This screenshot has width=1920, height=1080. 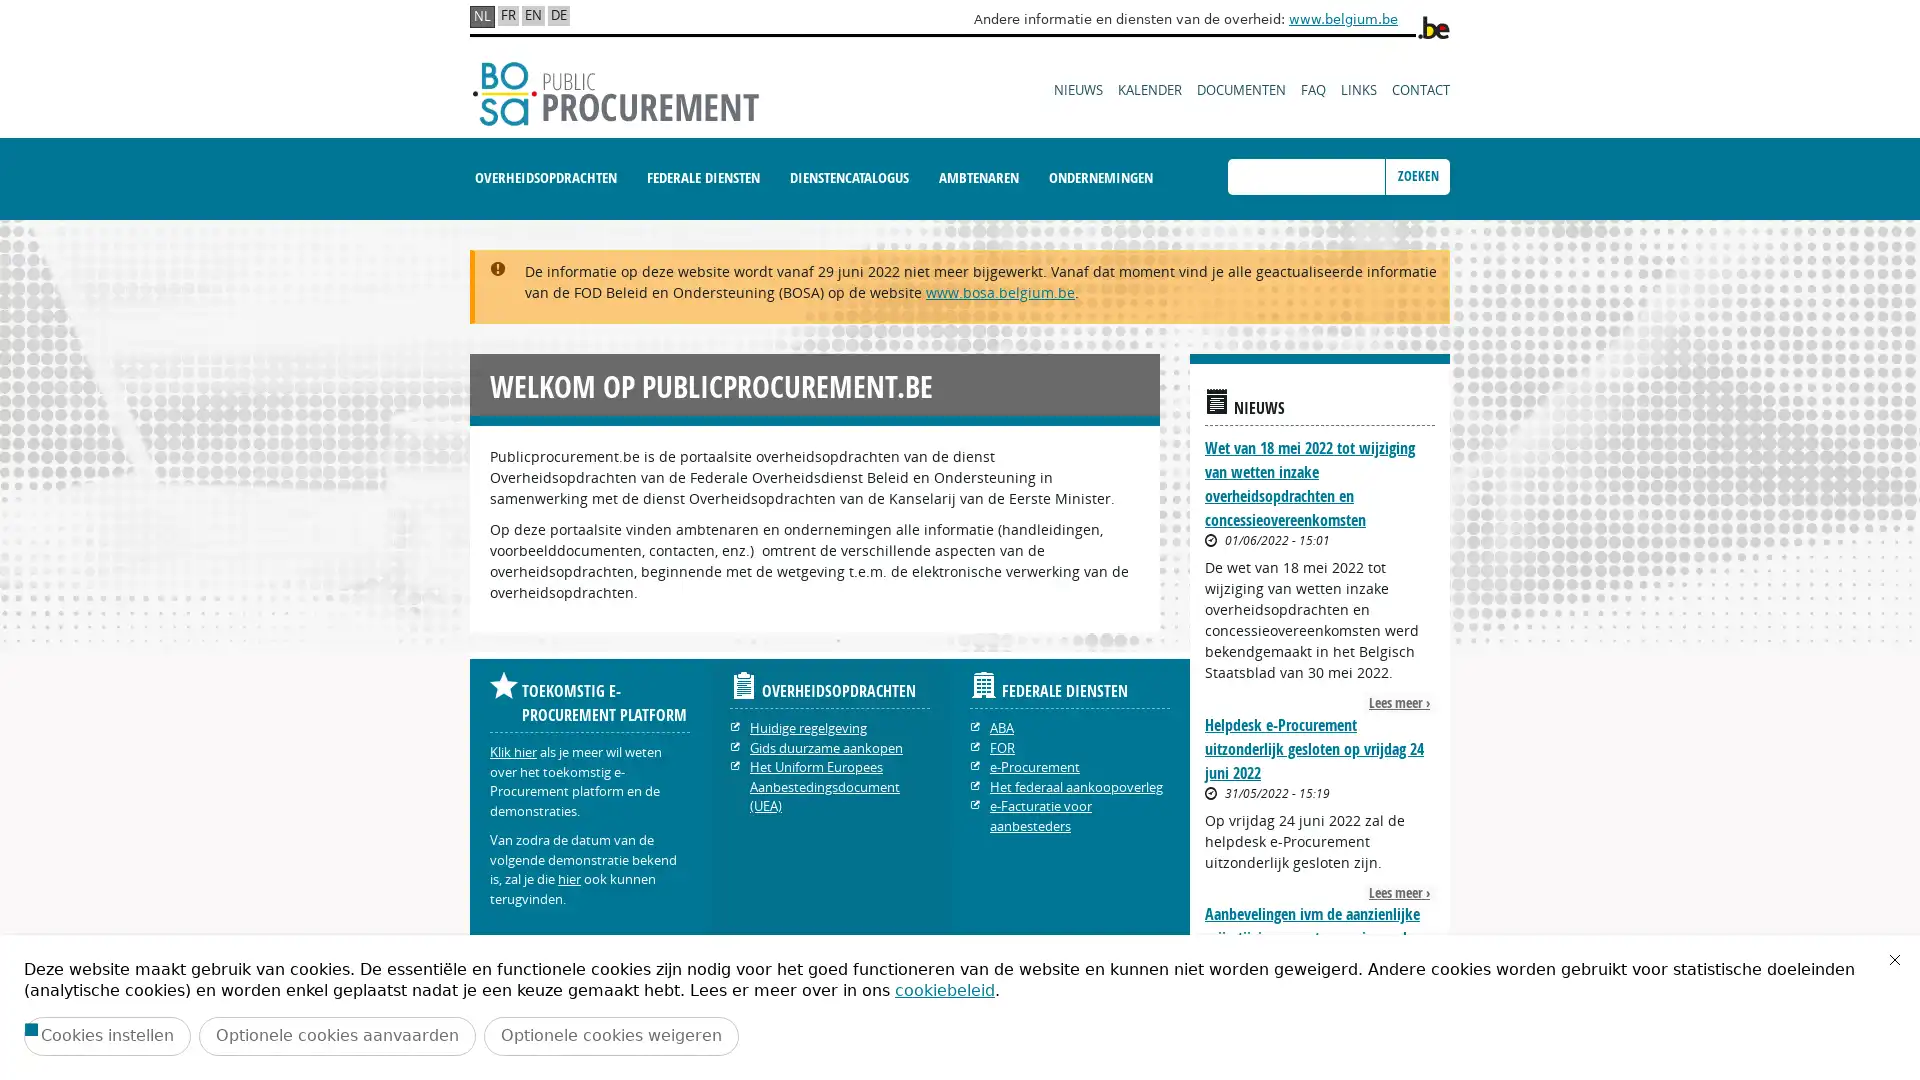 What do you see at coordinates (1416, 176) in the screenshot?
I see `Zoeken` at bounding box center [1416, 176].